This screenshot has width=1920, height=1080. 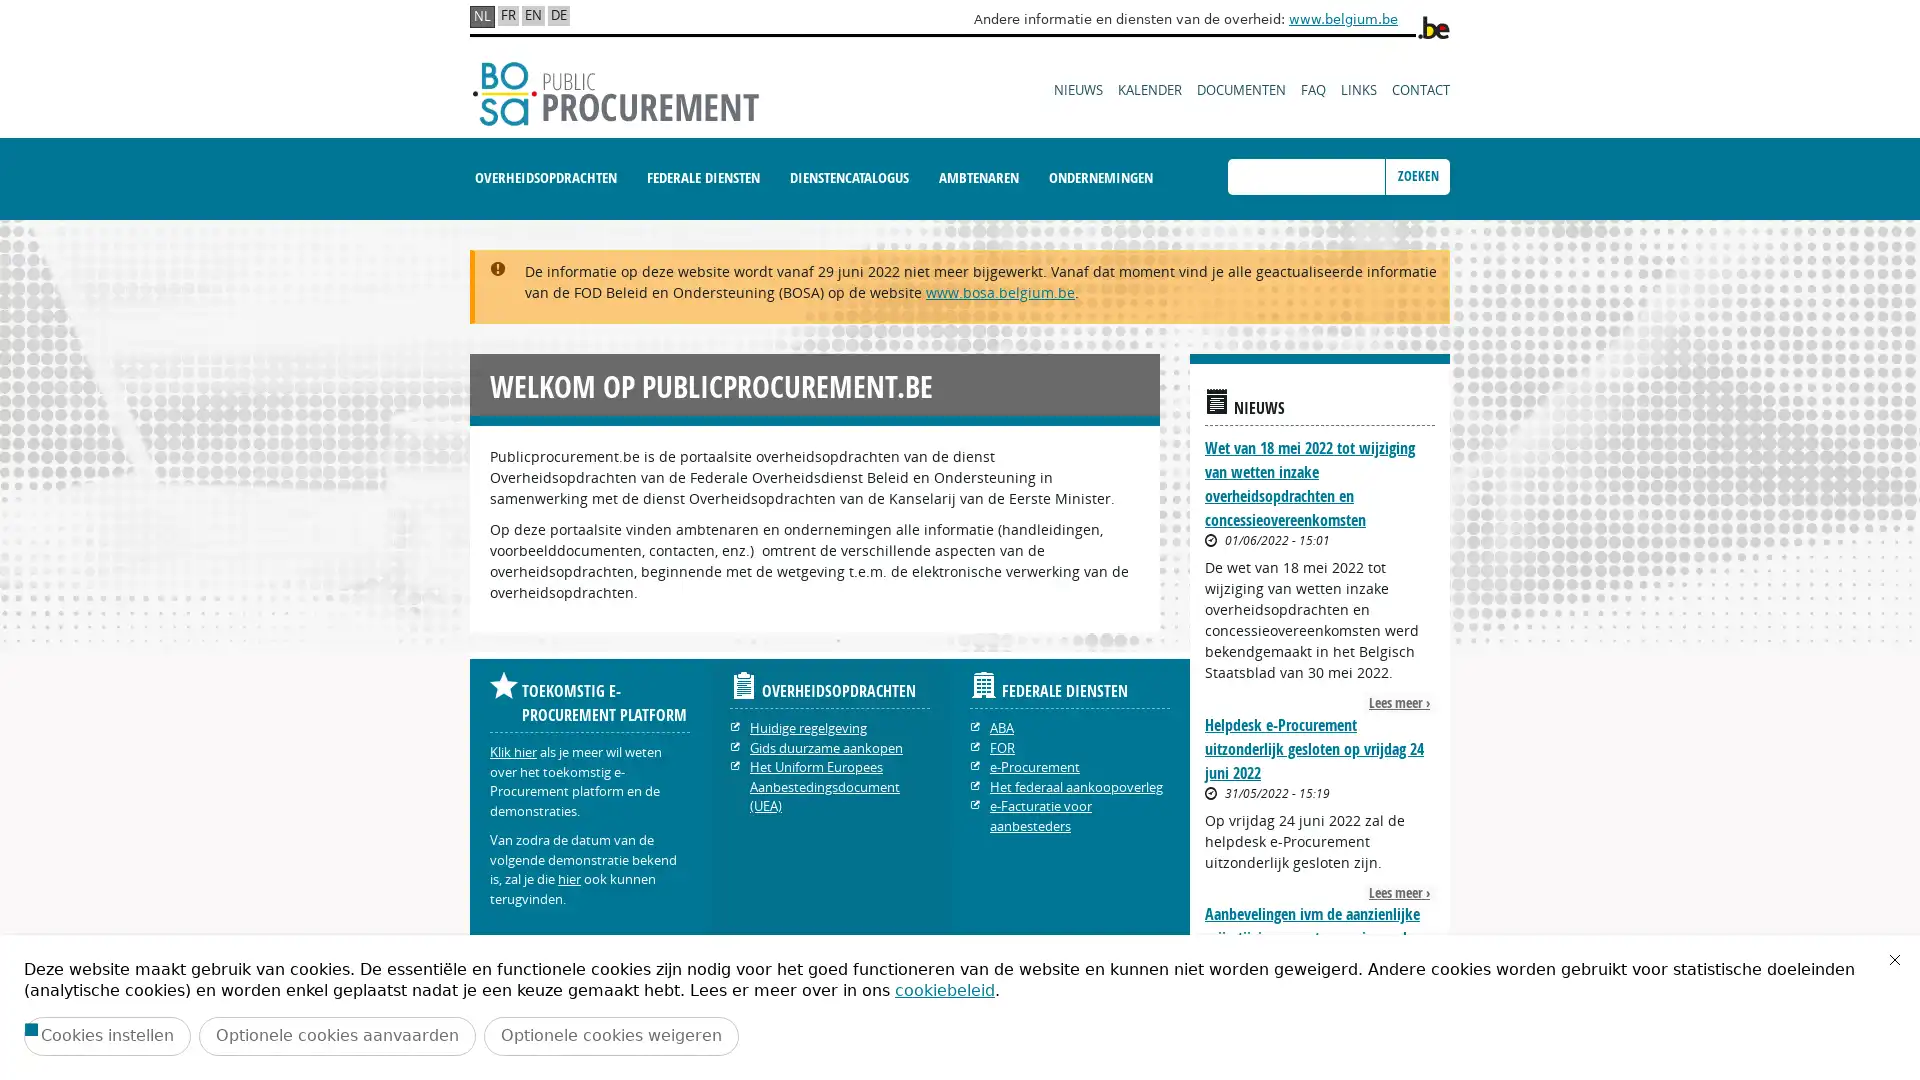 What do you see at coordinates (1416, 176) in the screenshot?
I see `Zoeken` at bounding box center [1416, 176].